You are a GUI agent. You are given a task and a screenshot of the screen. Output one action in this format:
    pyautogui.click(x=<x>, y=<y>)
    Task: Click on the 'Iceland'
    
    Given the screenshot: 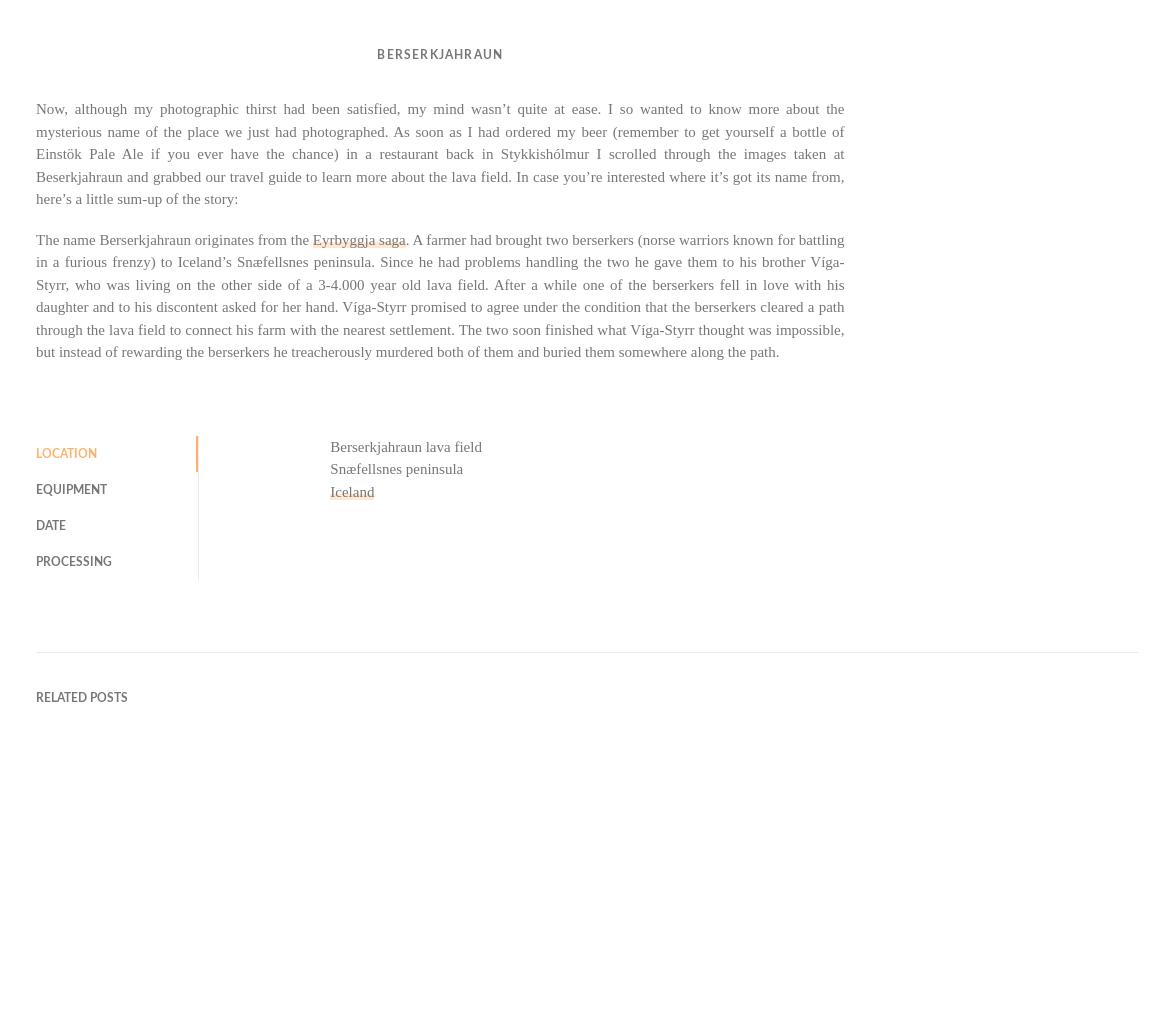 What is the action you would take?
    pyautogui.click(x=350, y=489)
    